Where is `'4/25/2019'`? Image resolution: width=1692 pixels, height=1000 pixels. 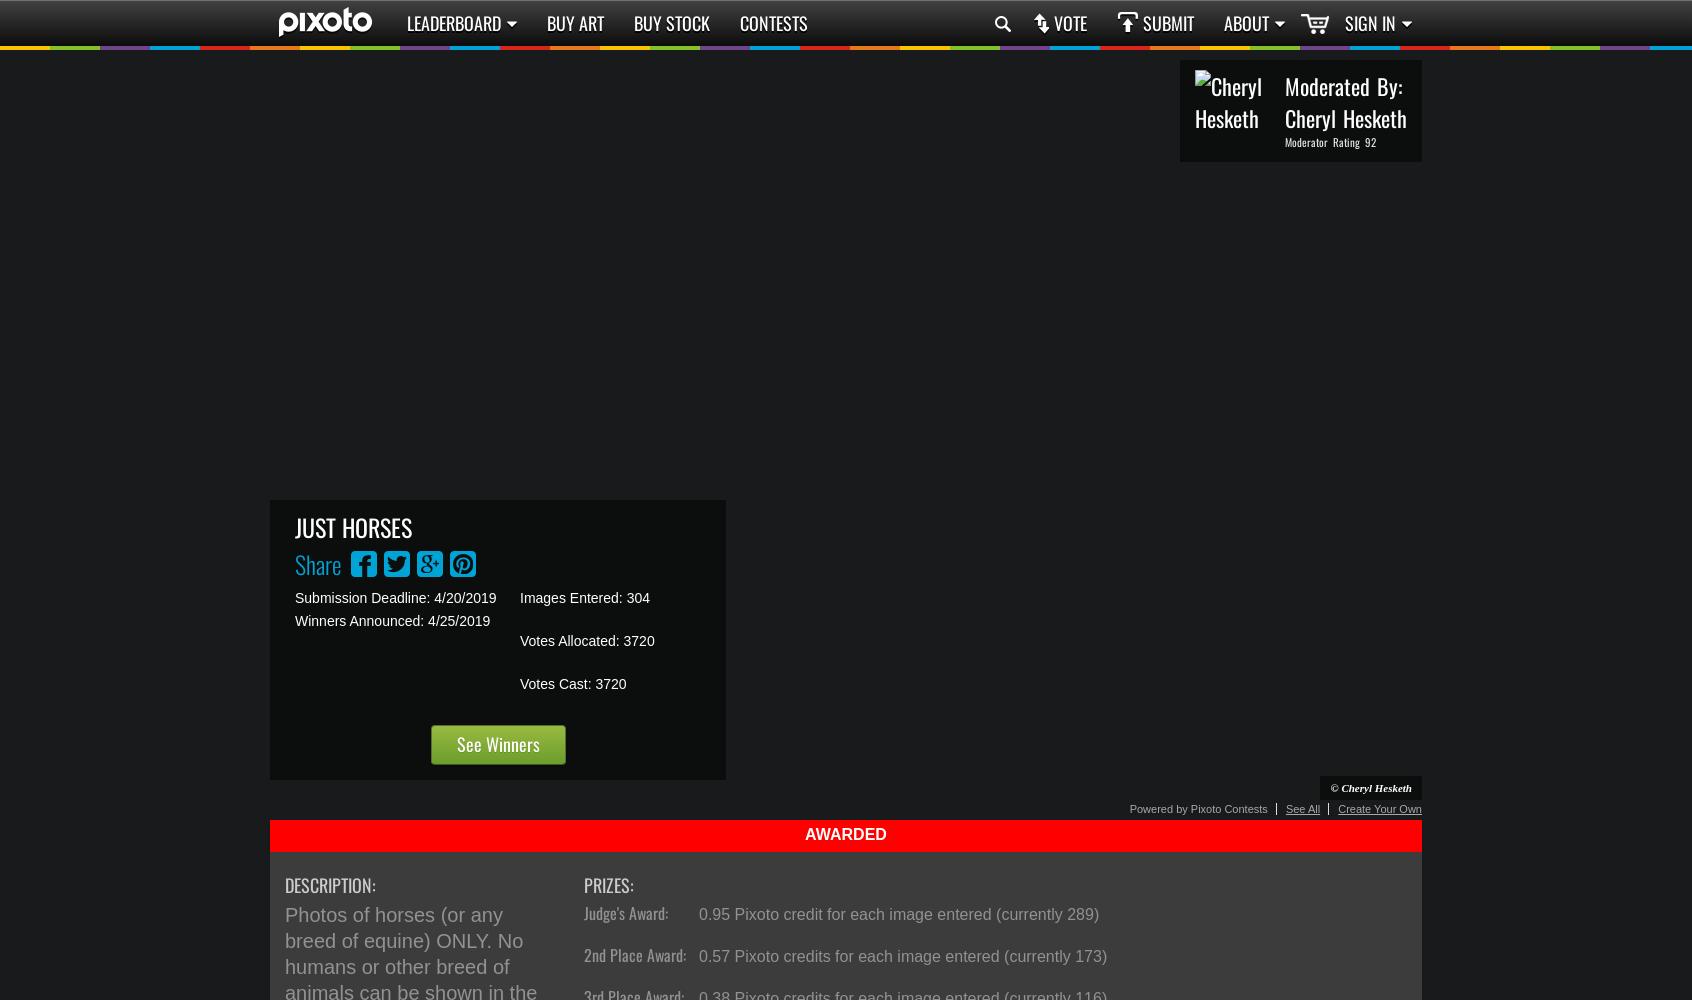 '4/25/2019' is located at coordinates (458, 620).